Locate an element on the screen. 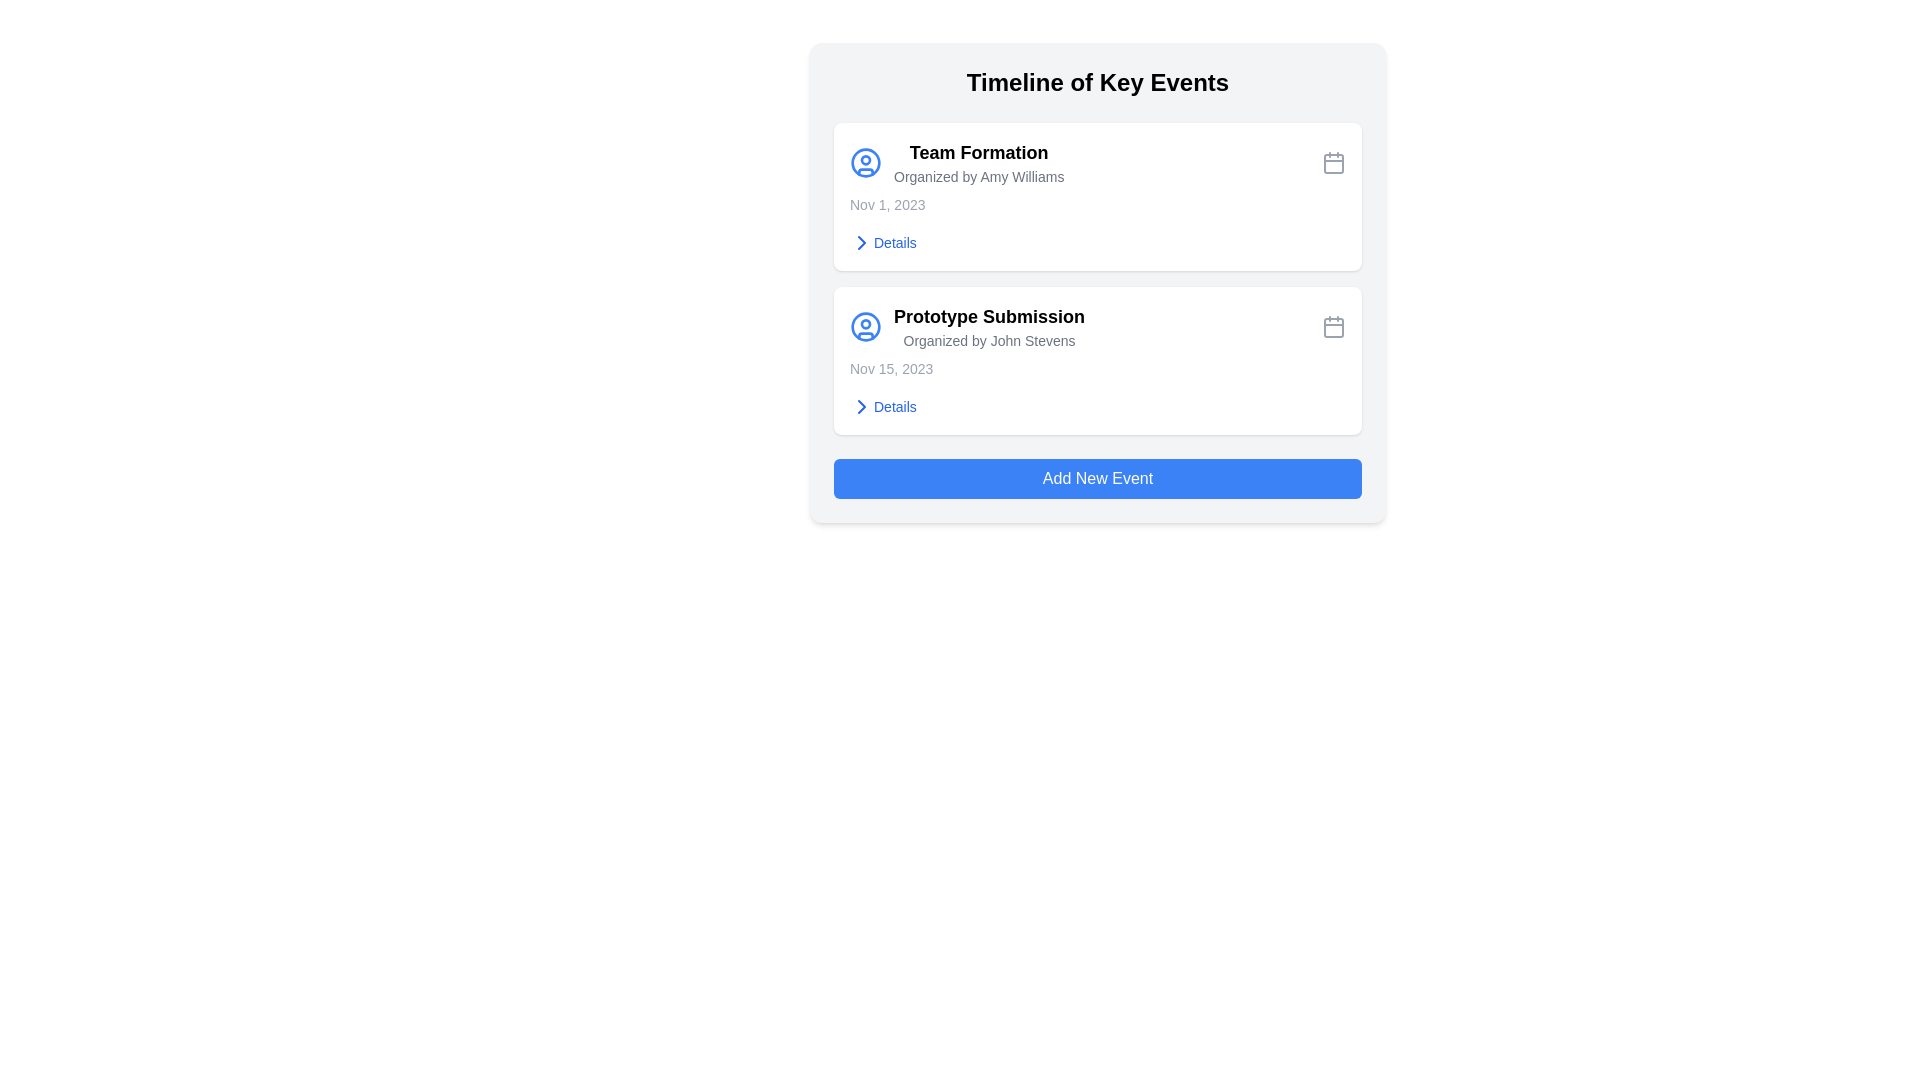 The height and width of the screenshot is (1080, 1920). the icon of the 'Team Formation' event in the timeline is located at coordinates (956, 161).